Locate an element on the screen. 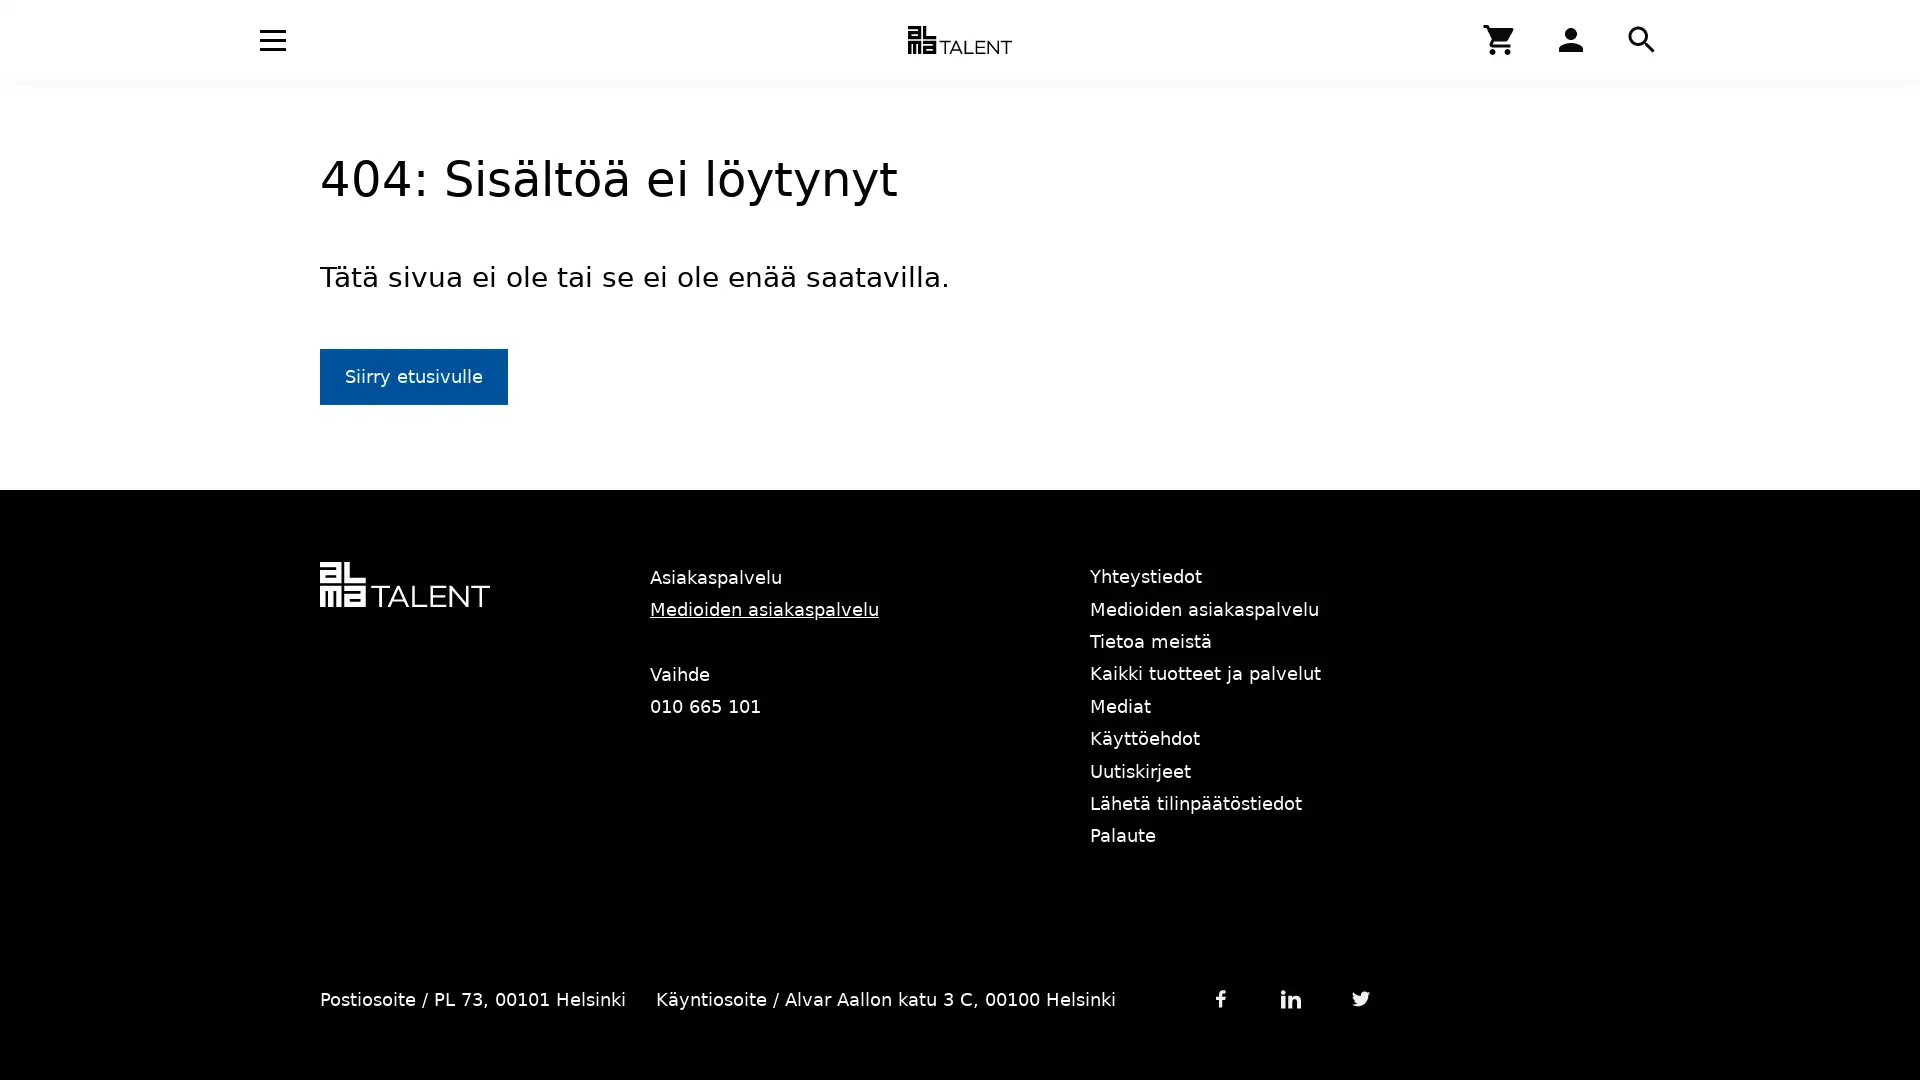  Asetukset is located at coordinates (1049, 692).